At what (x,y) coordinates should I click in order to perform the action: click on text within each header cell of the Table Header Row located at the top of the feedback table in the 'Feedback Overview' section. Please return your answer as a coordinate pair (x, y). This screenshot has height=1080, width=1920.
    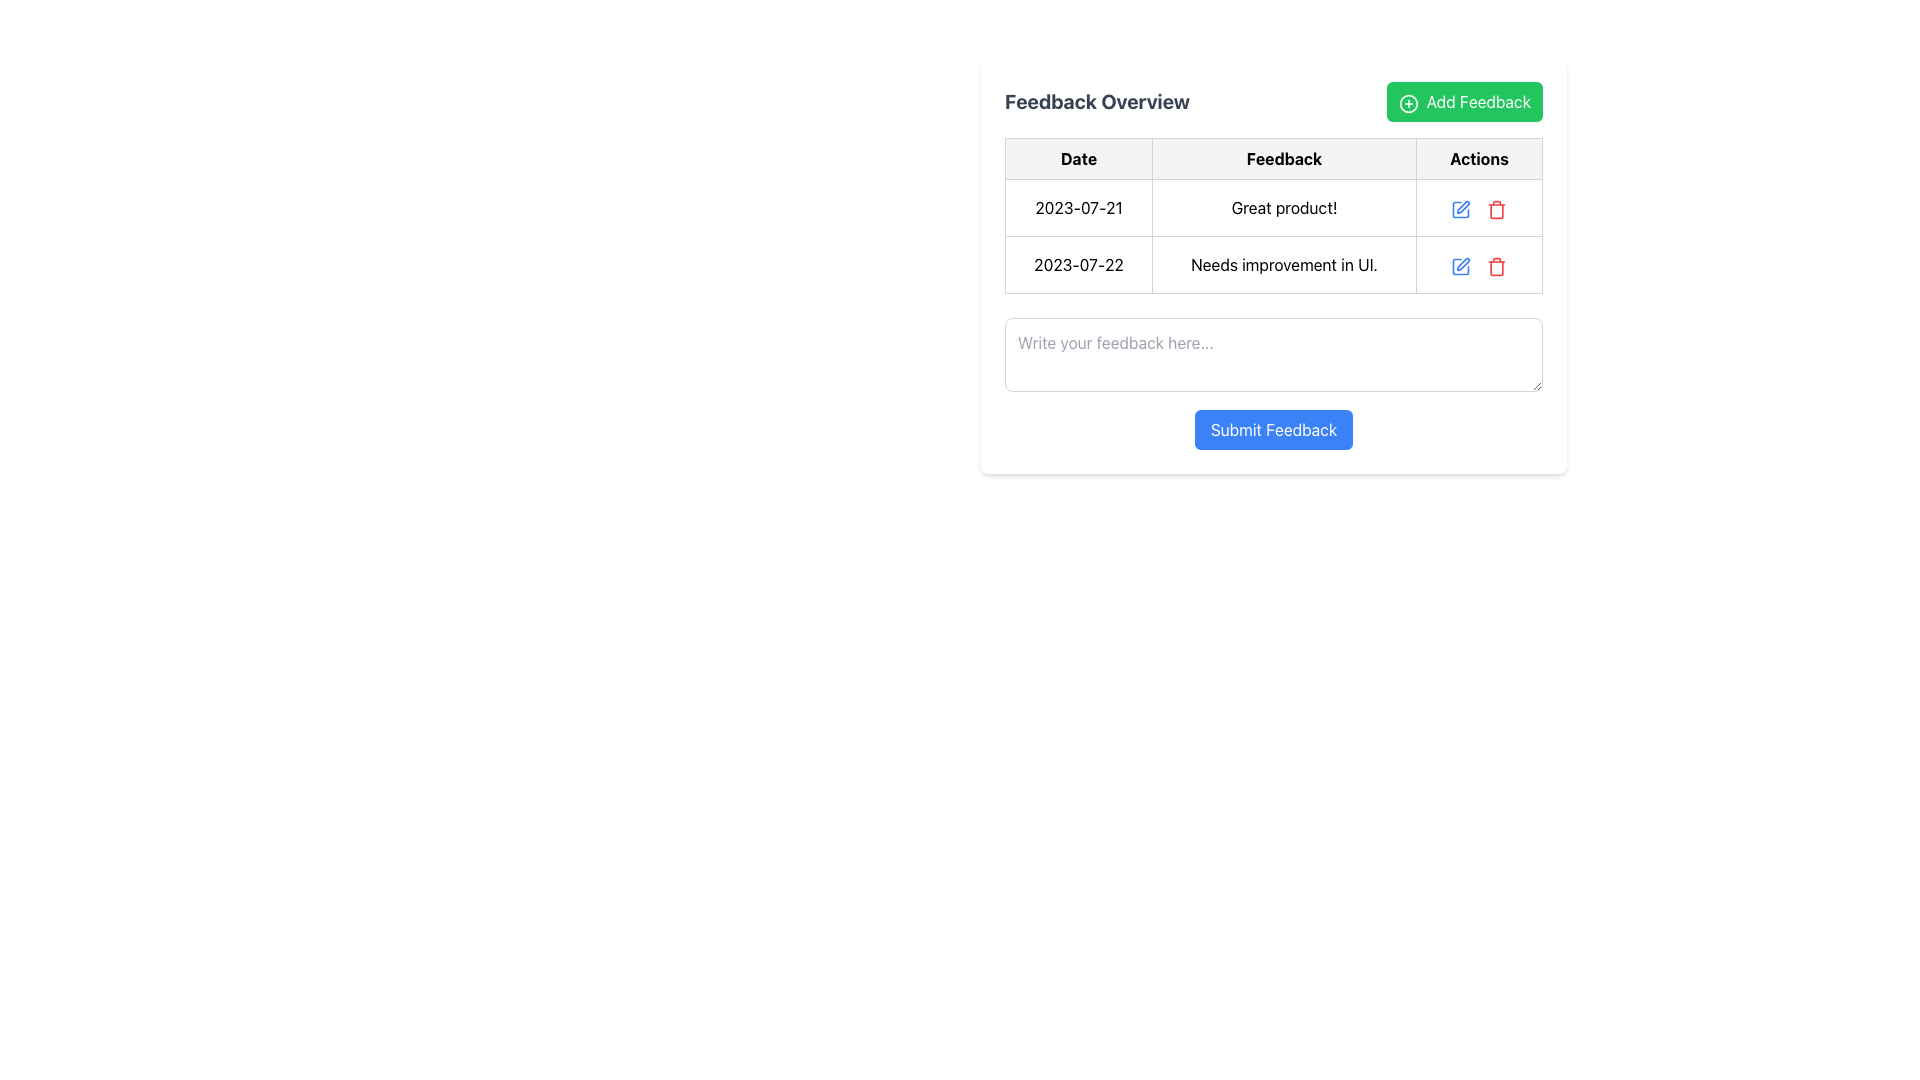
    Looking at the image, I should click on (1272, 157).